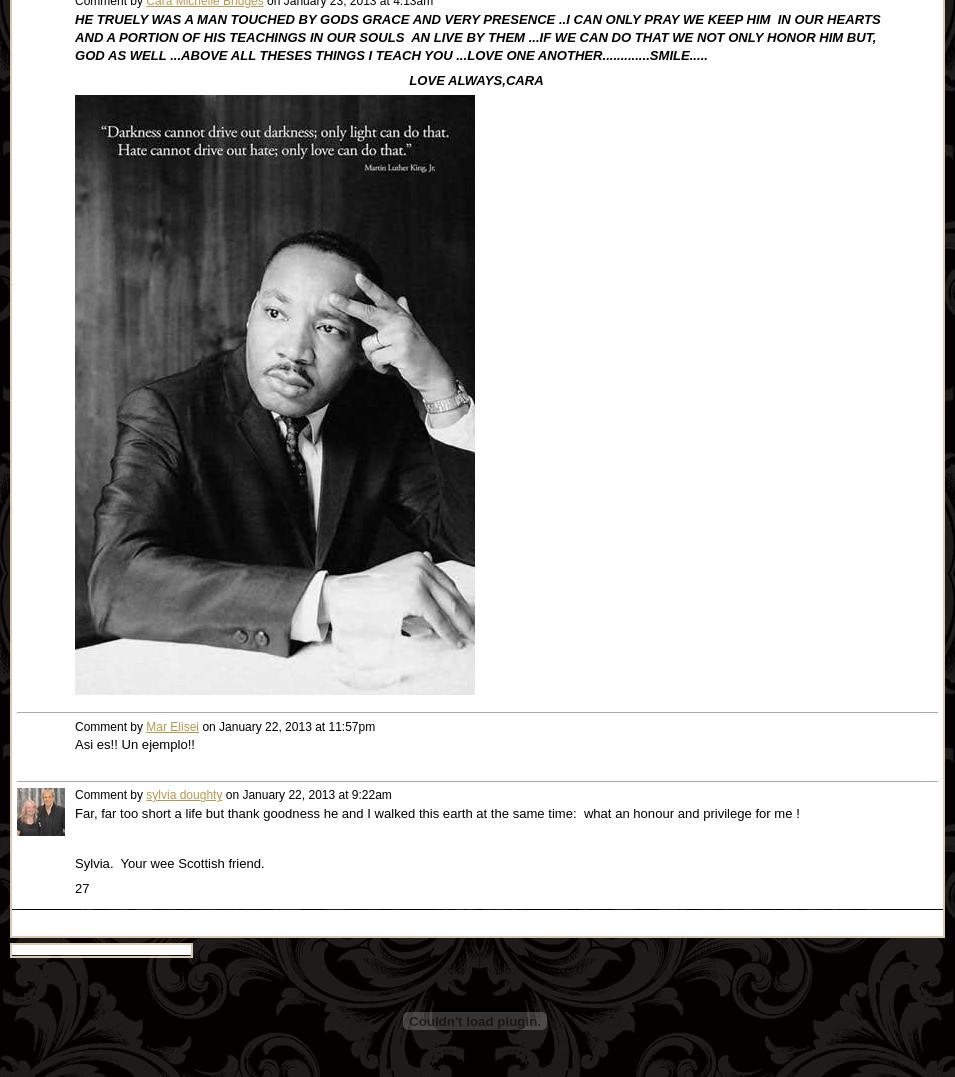 This screenshot has width=955, height=1077. I want to click on 'LOVE ALWAYS,CARA', so click(309, 80).